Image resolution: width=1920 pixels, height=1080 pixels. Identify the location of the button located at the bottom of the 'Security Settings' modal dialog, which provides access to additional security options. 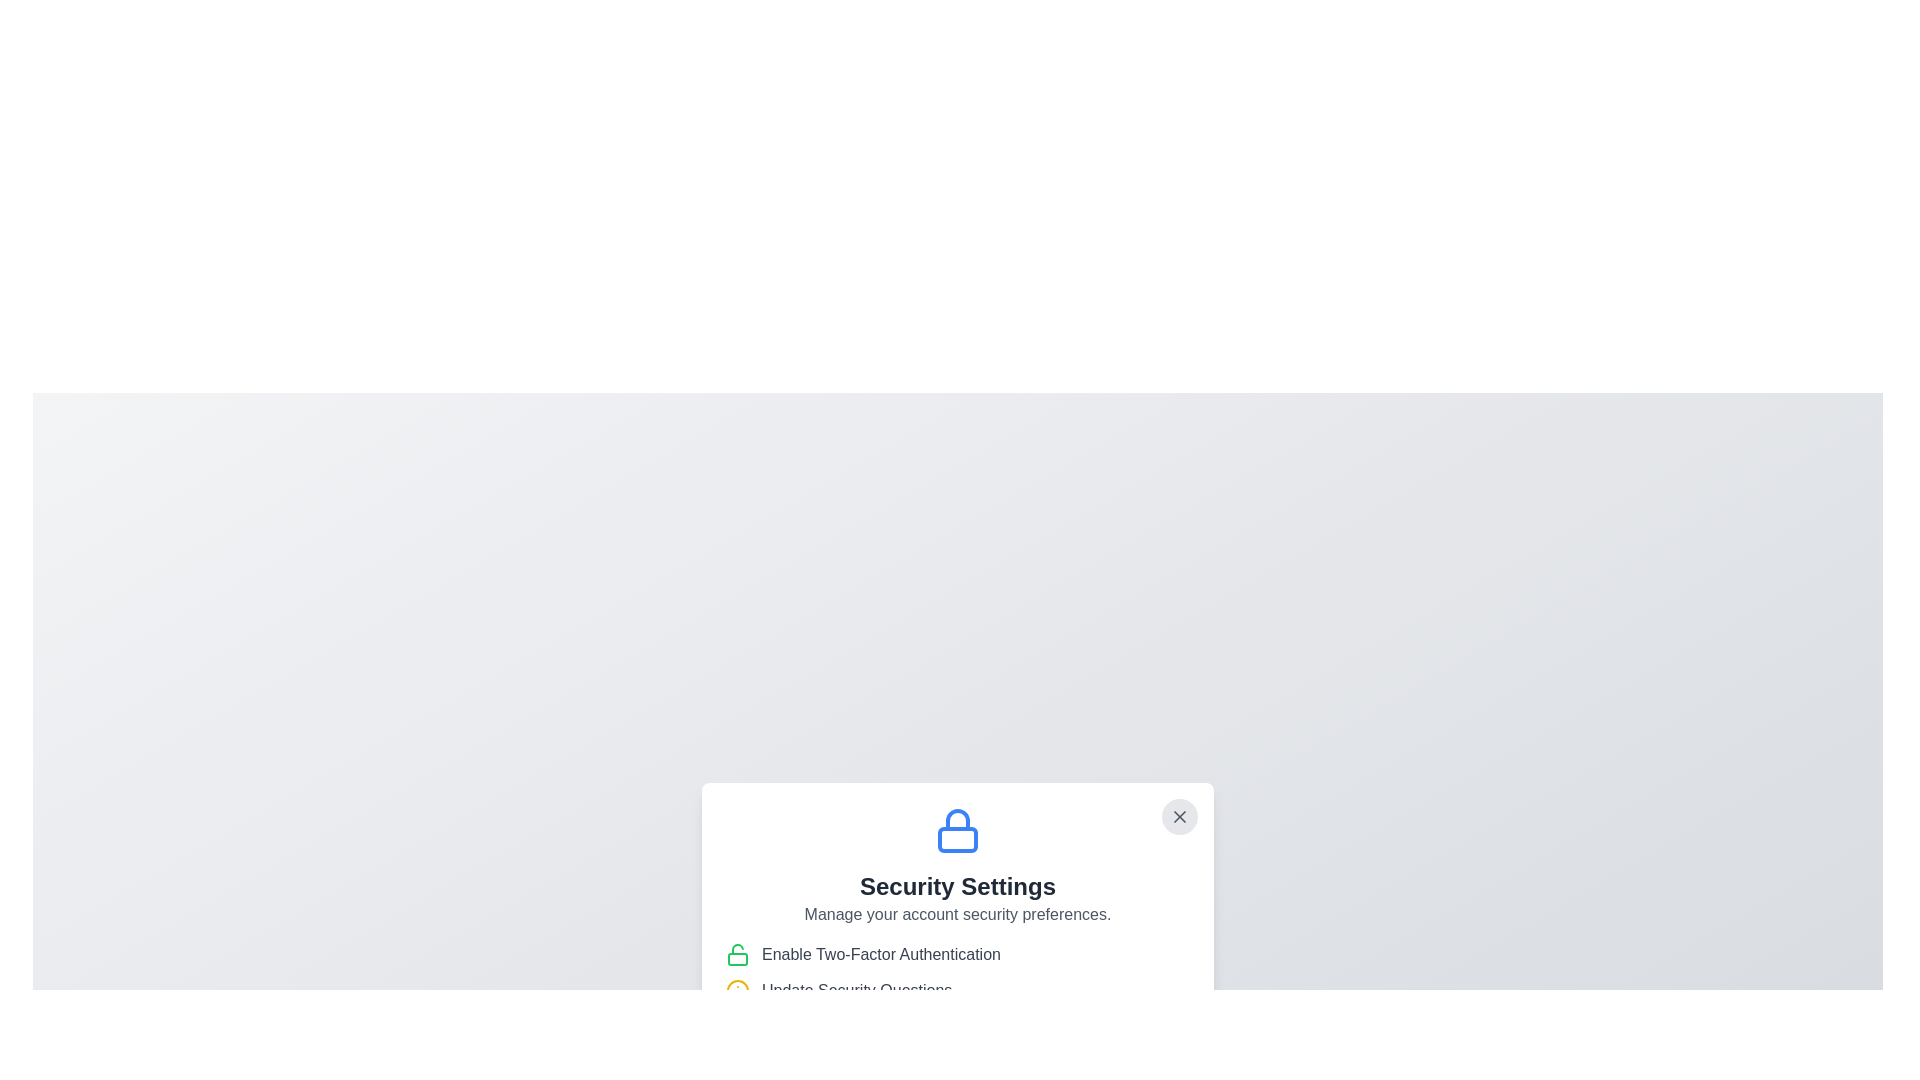
(957, 1037).